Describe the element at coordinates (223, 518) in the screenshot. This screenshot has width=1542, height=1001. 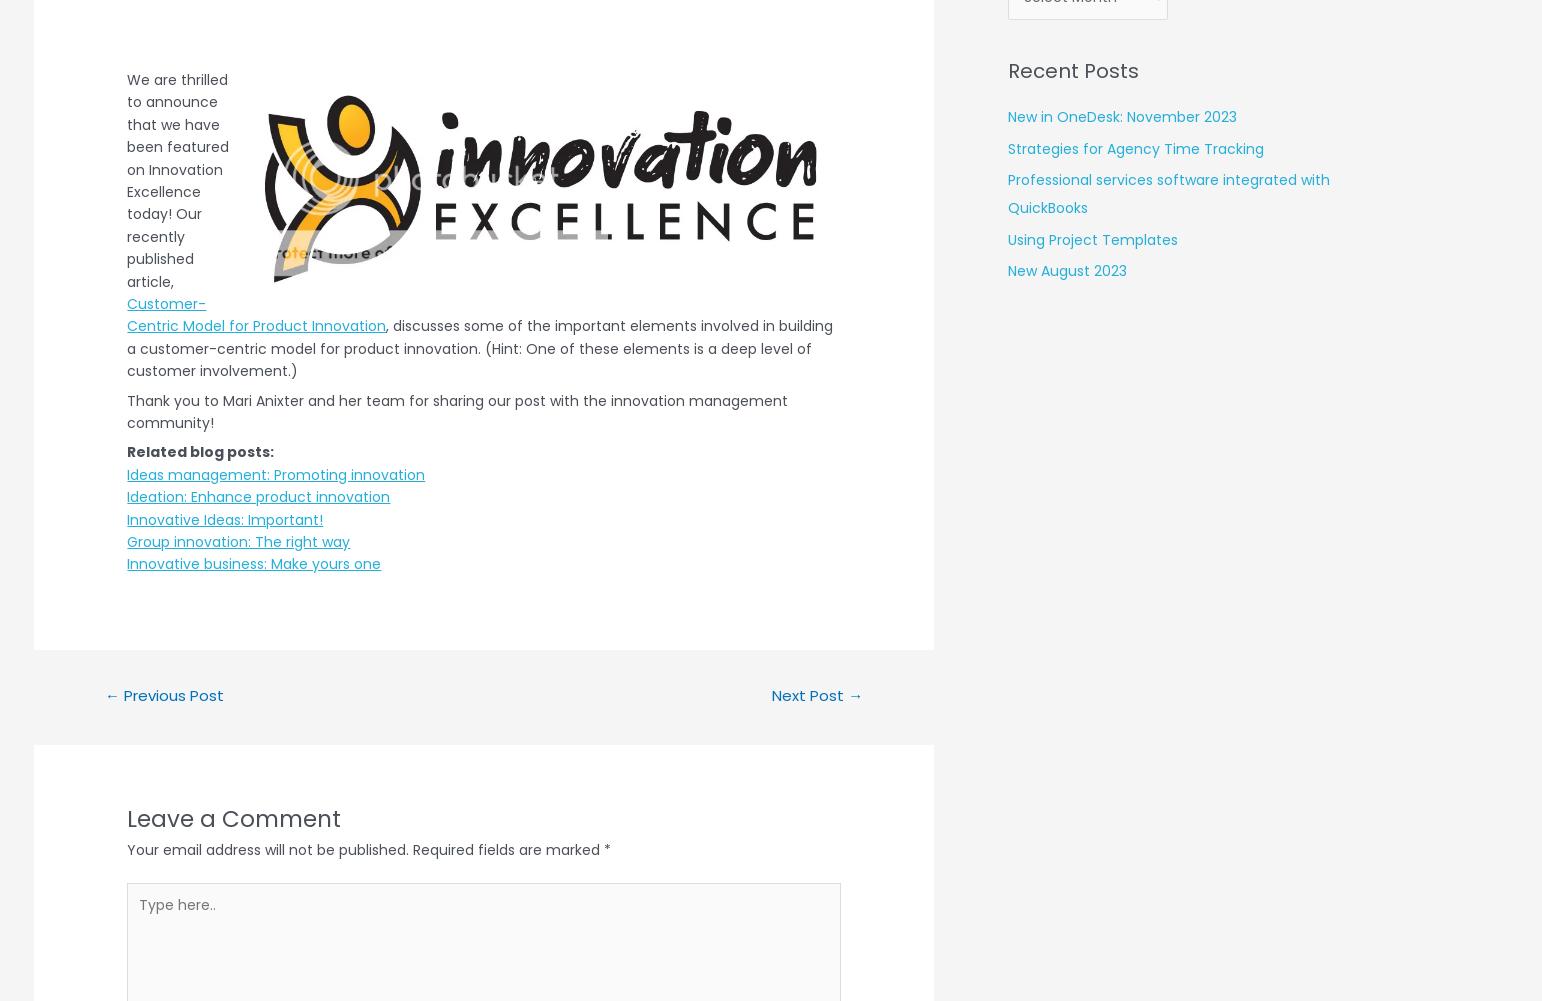
I see `'Innovative Ideas: Important!'` at that location.